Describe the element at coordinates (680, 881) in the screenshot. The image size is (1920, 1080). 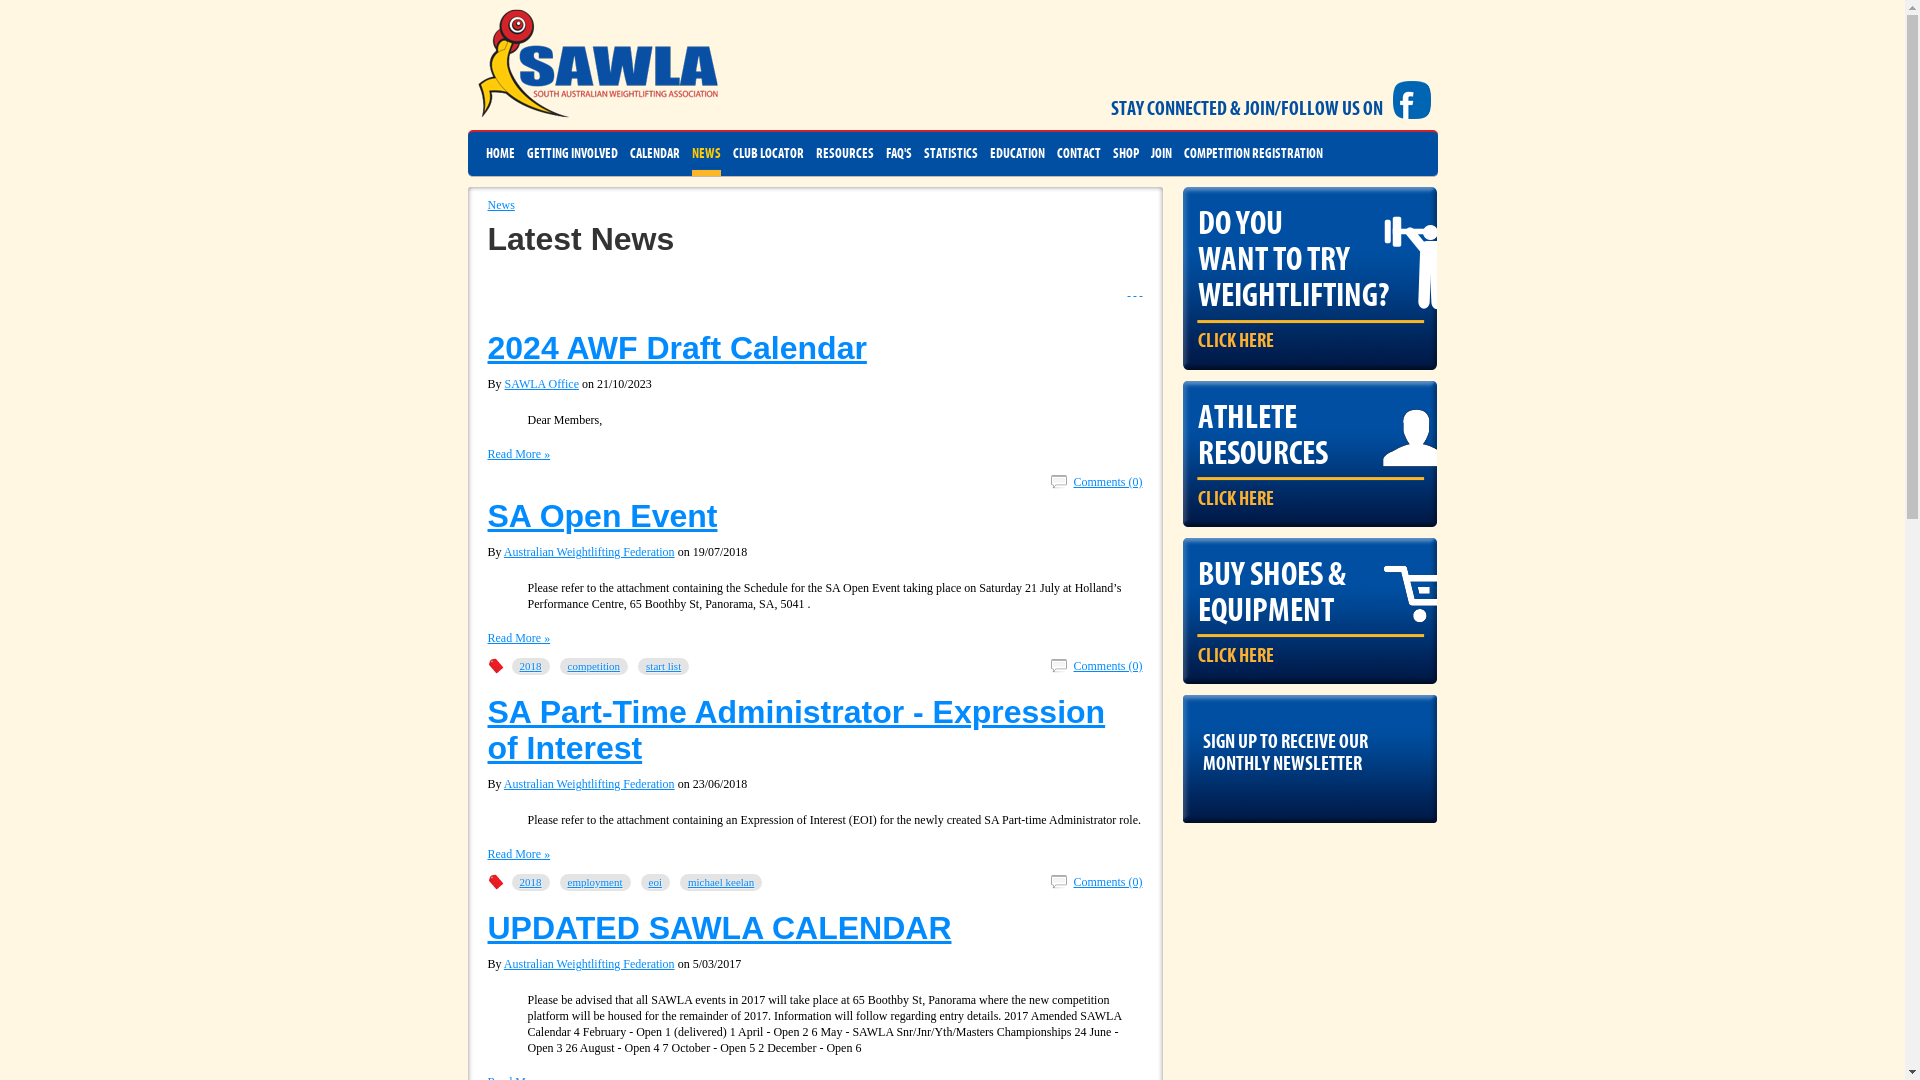
I see `'michael keelan'` at that location.